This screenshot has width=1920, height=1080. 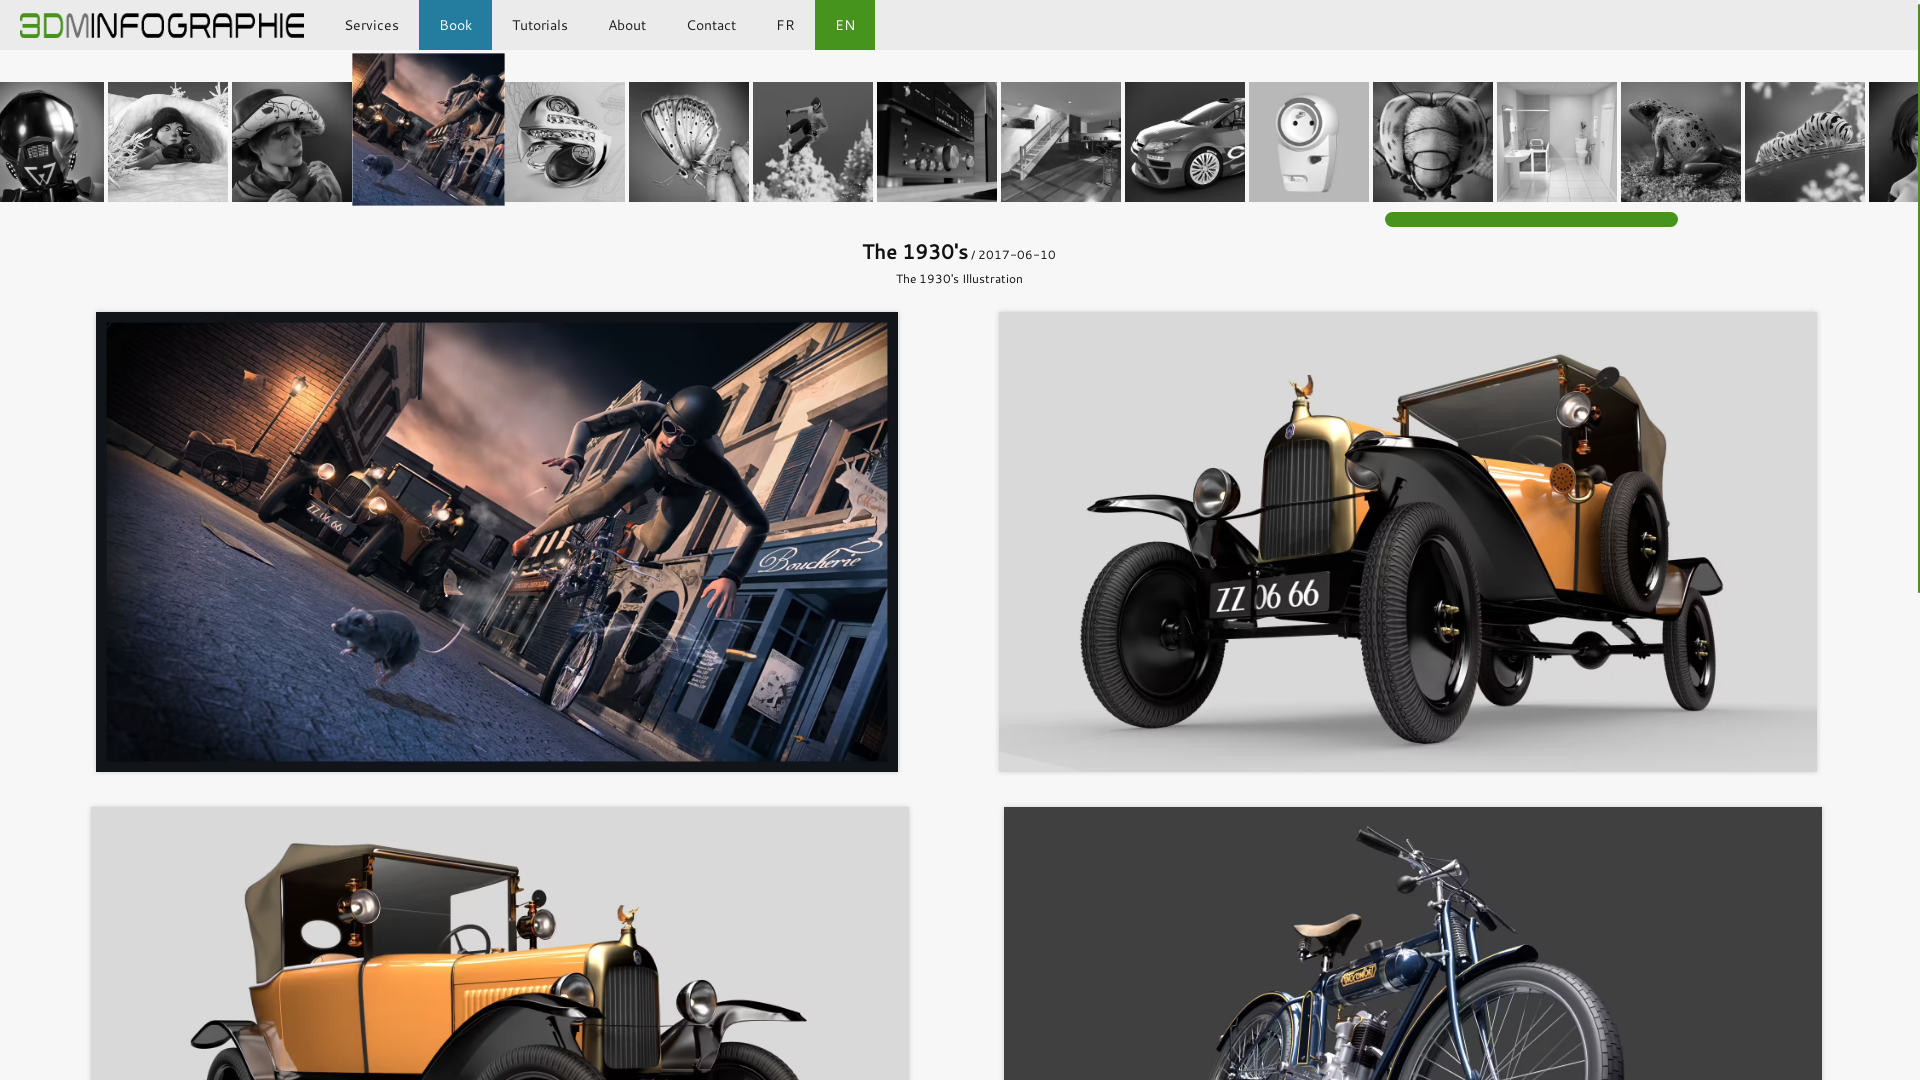 I want to click on 'Tutorials', so click(x=539, y=24).